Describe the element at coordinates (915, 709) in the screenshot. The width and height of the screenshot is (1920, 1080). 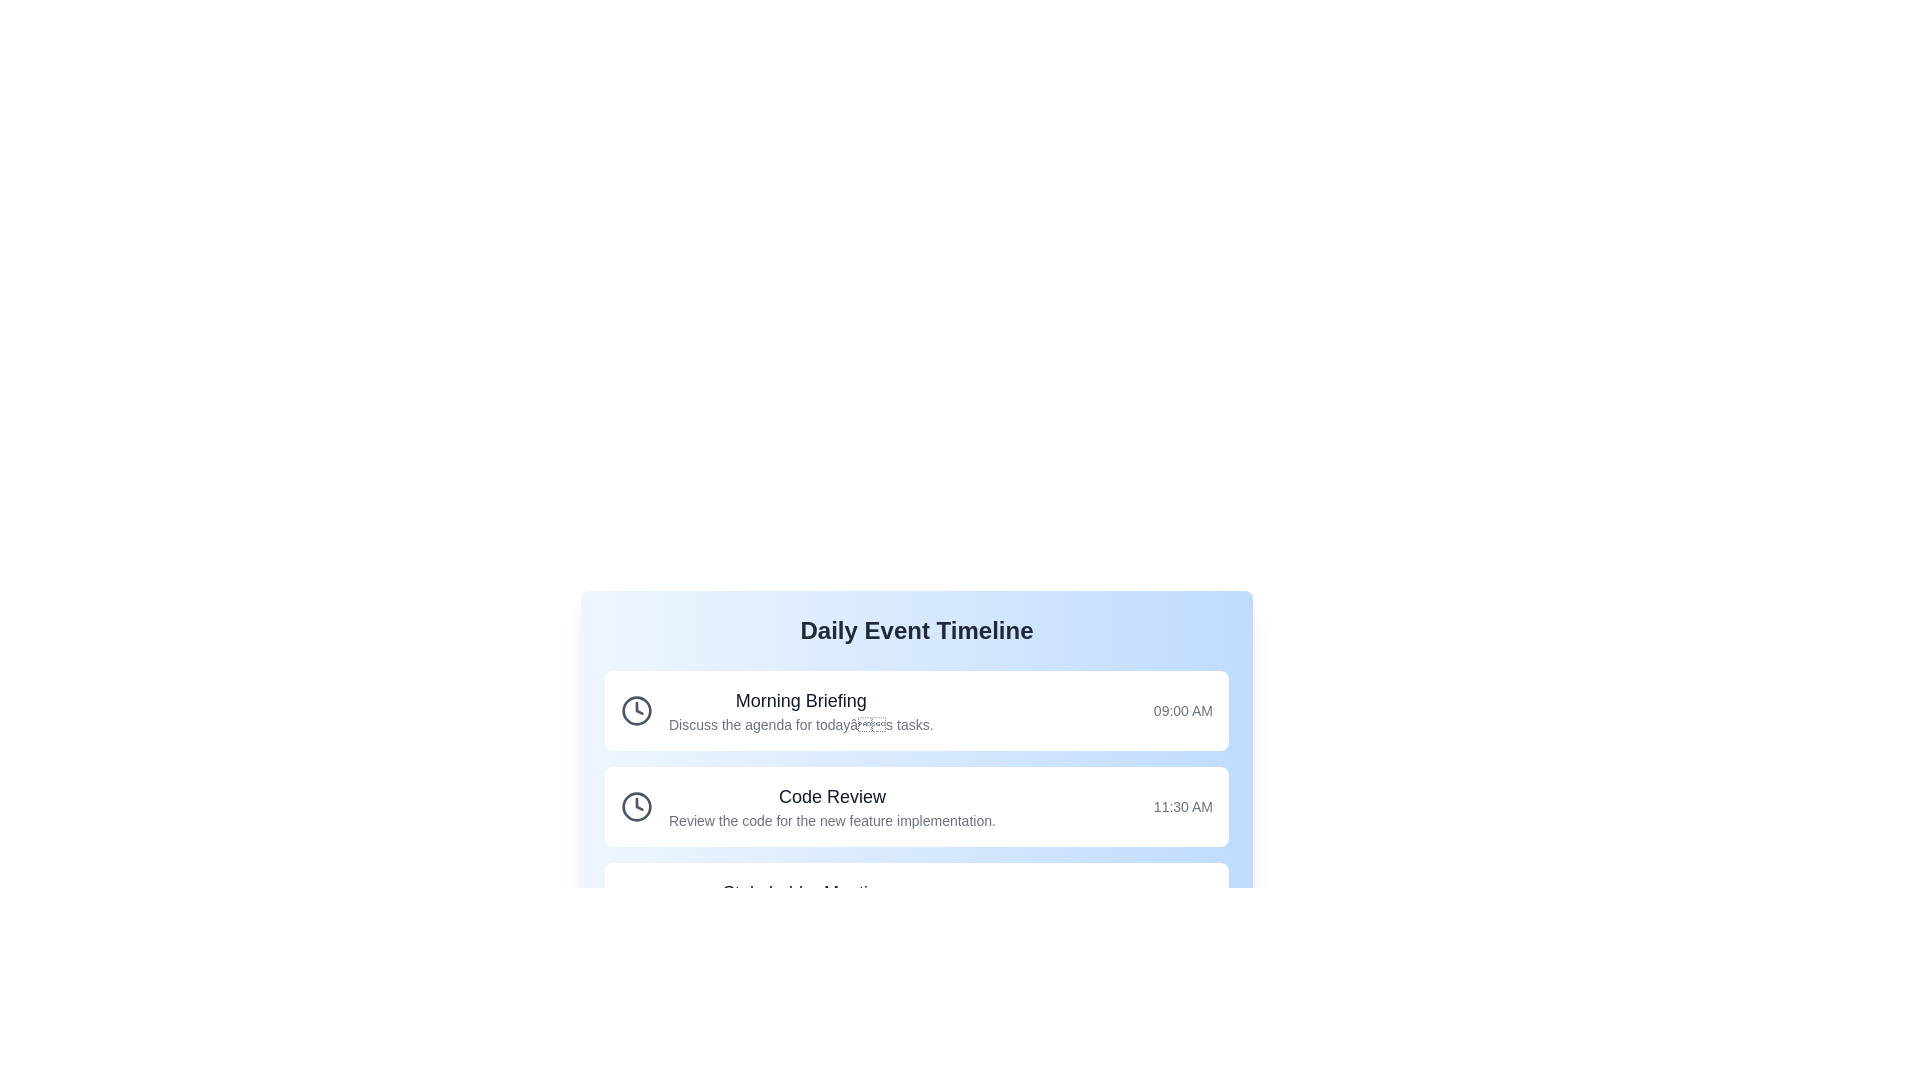
I see `the event titled 'Morning Briefing' to see the hover effect` at that location.